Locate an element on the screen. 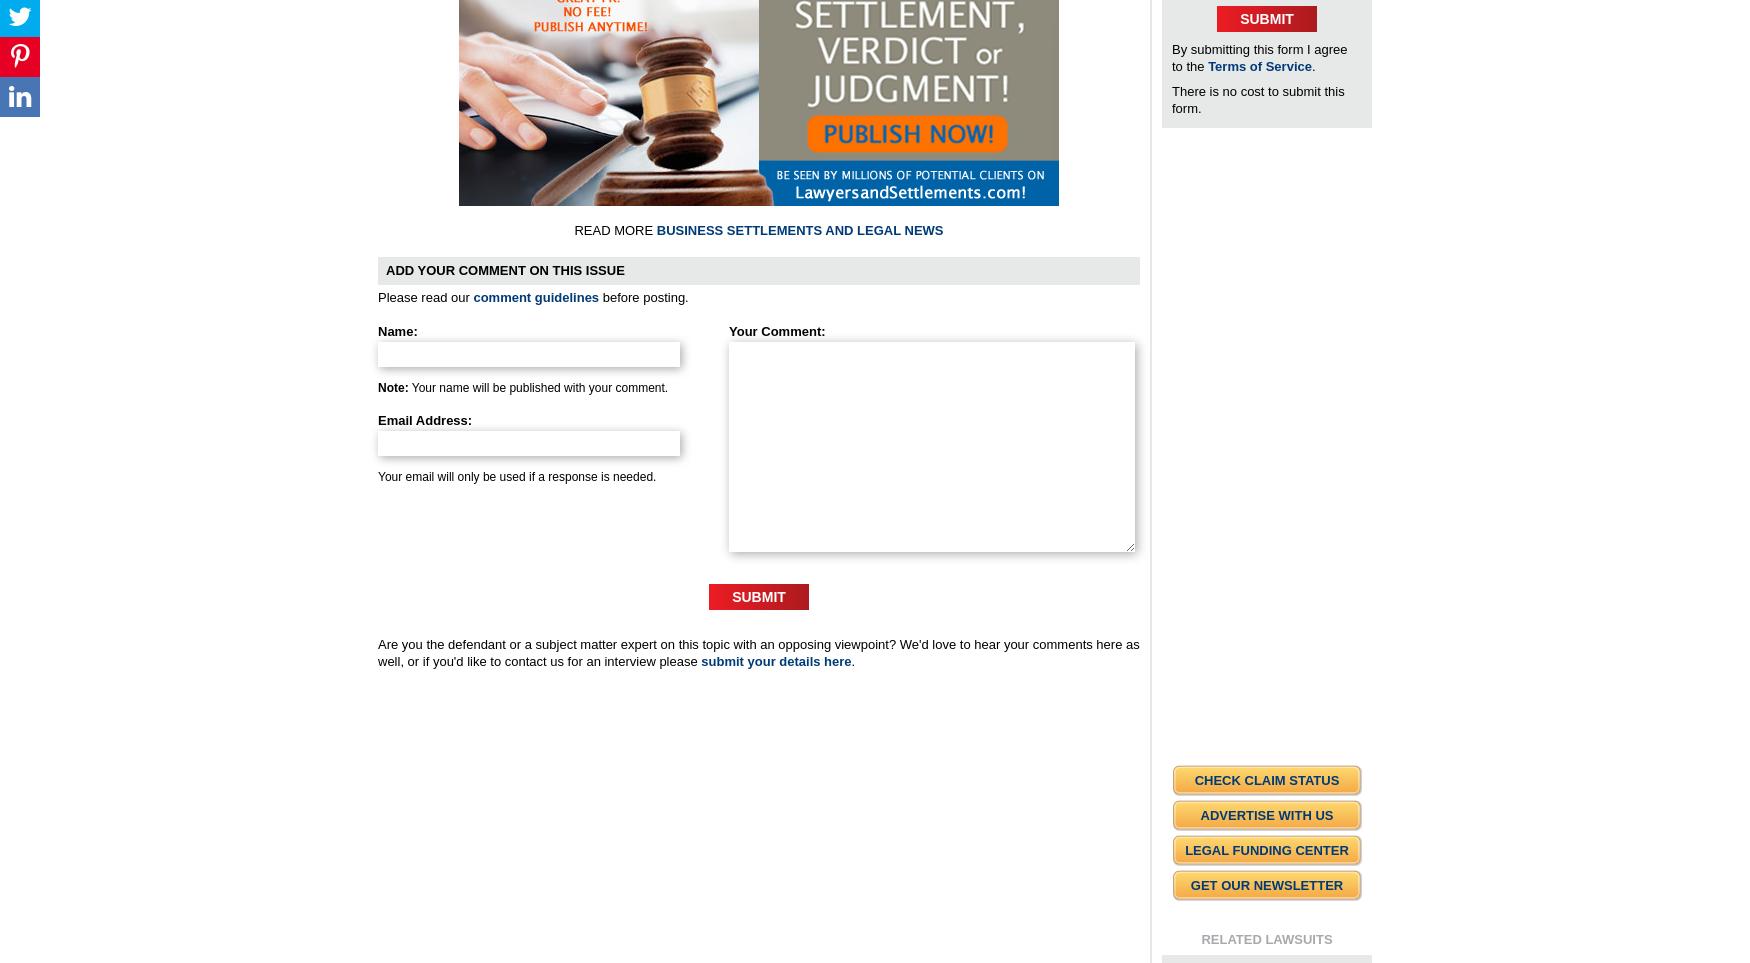  'Check Claim Status' is located at coordinates (1265, 780).